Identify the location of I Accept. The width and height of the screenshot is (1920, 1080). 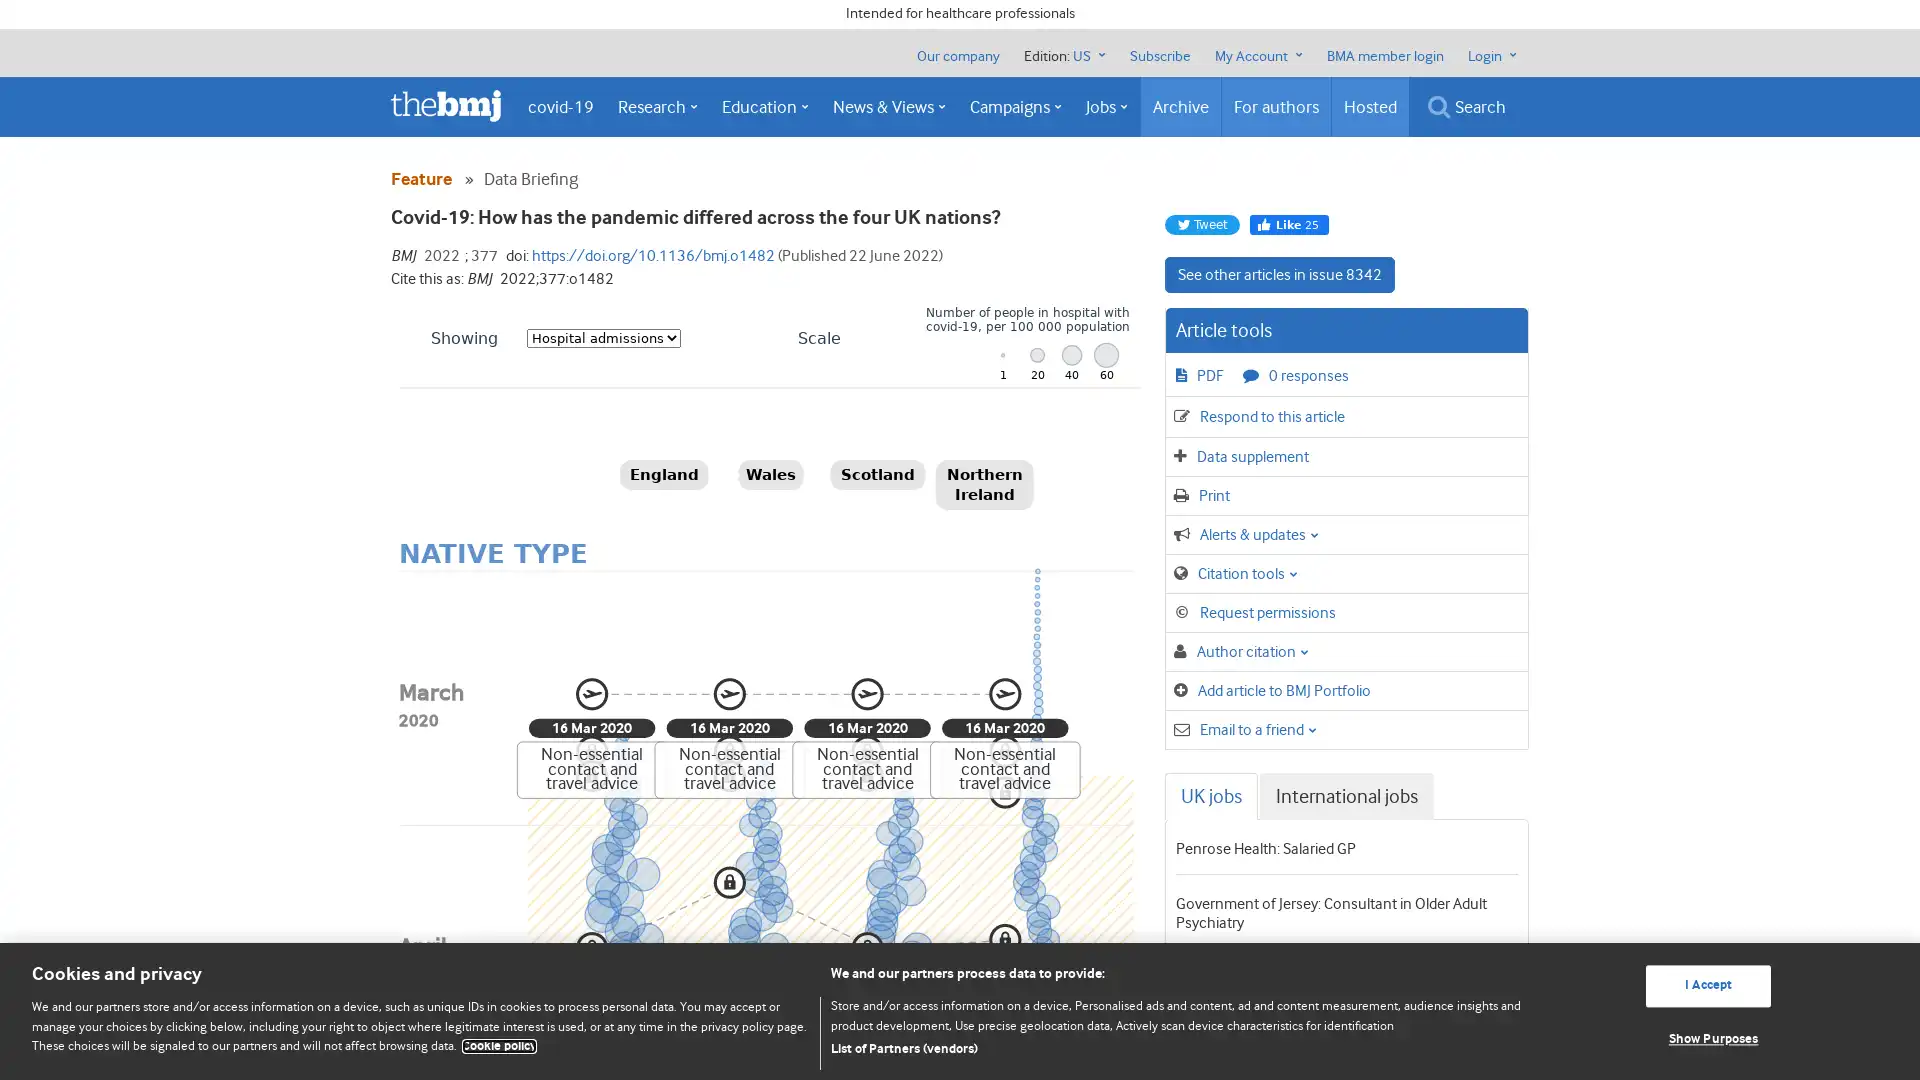
(1707, 985).